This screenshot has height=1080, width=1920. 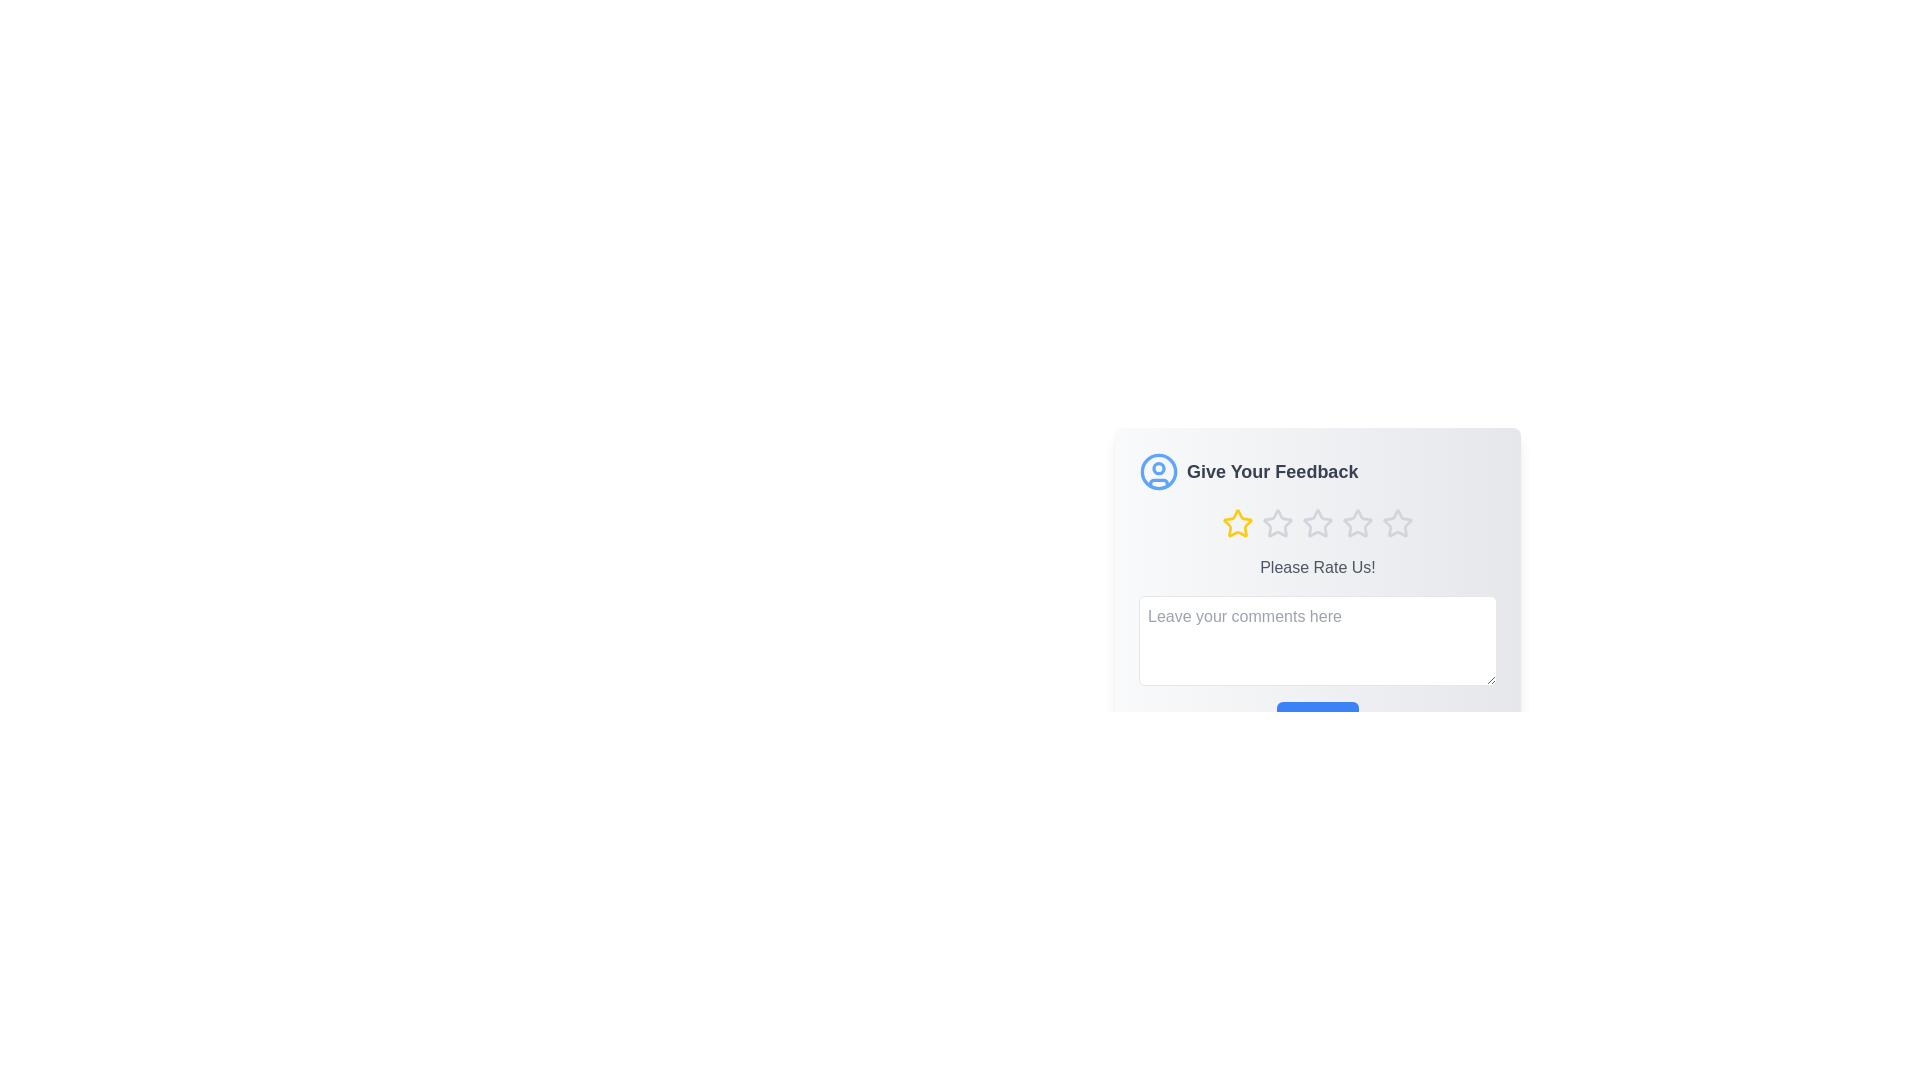 What do you see at coordinates (1158, 467) in the screenshot?
I see `the small circular SVG Circle element located within the feedback section, part of an icon aligned with the 'Give Your Feedback' text` at bounding box center [1158, 467].